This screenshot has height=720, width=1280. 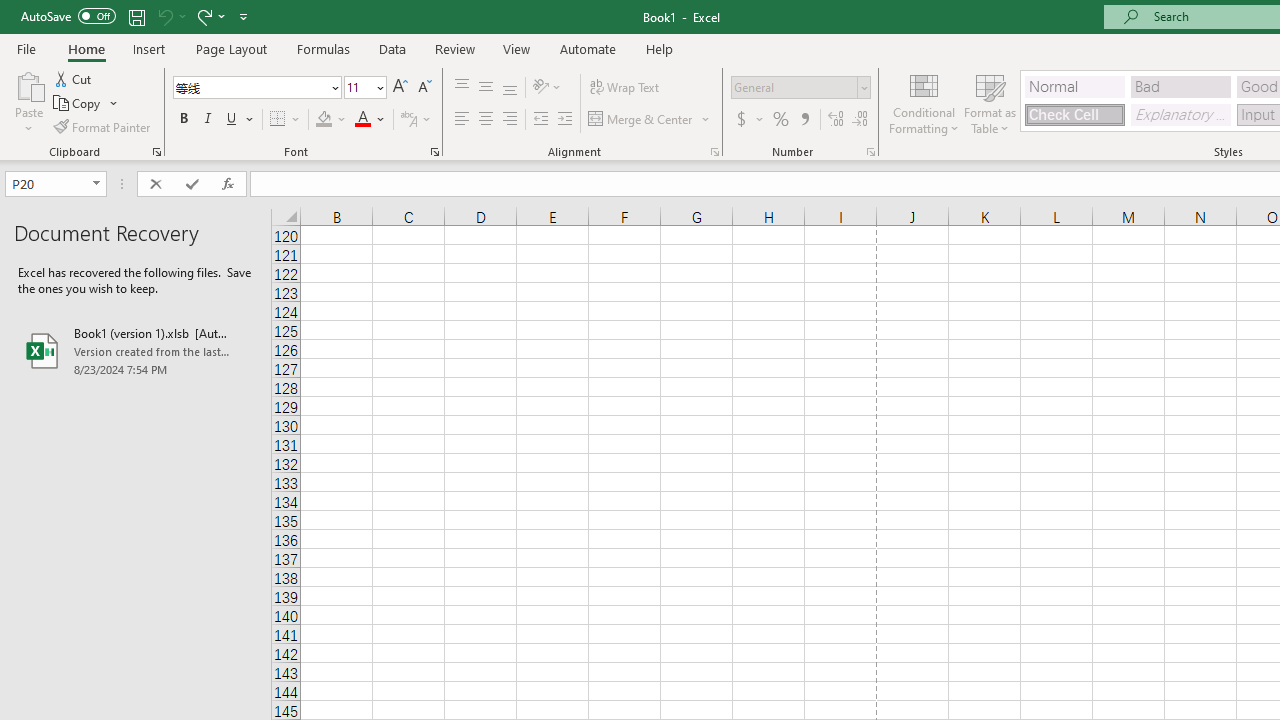 I want to click on 'Middle Align', so click(x=485, y=86).